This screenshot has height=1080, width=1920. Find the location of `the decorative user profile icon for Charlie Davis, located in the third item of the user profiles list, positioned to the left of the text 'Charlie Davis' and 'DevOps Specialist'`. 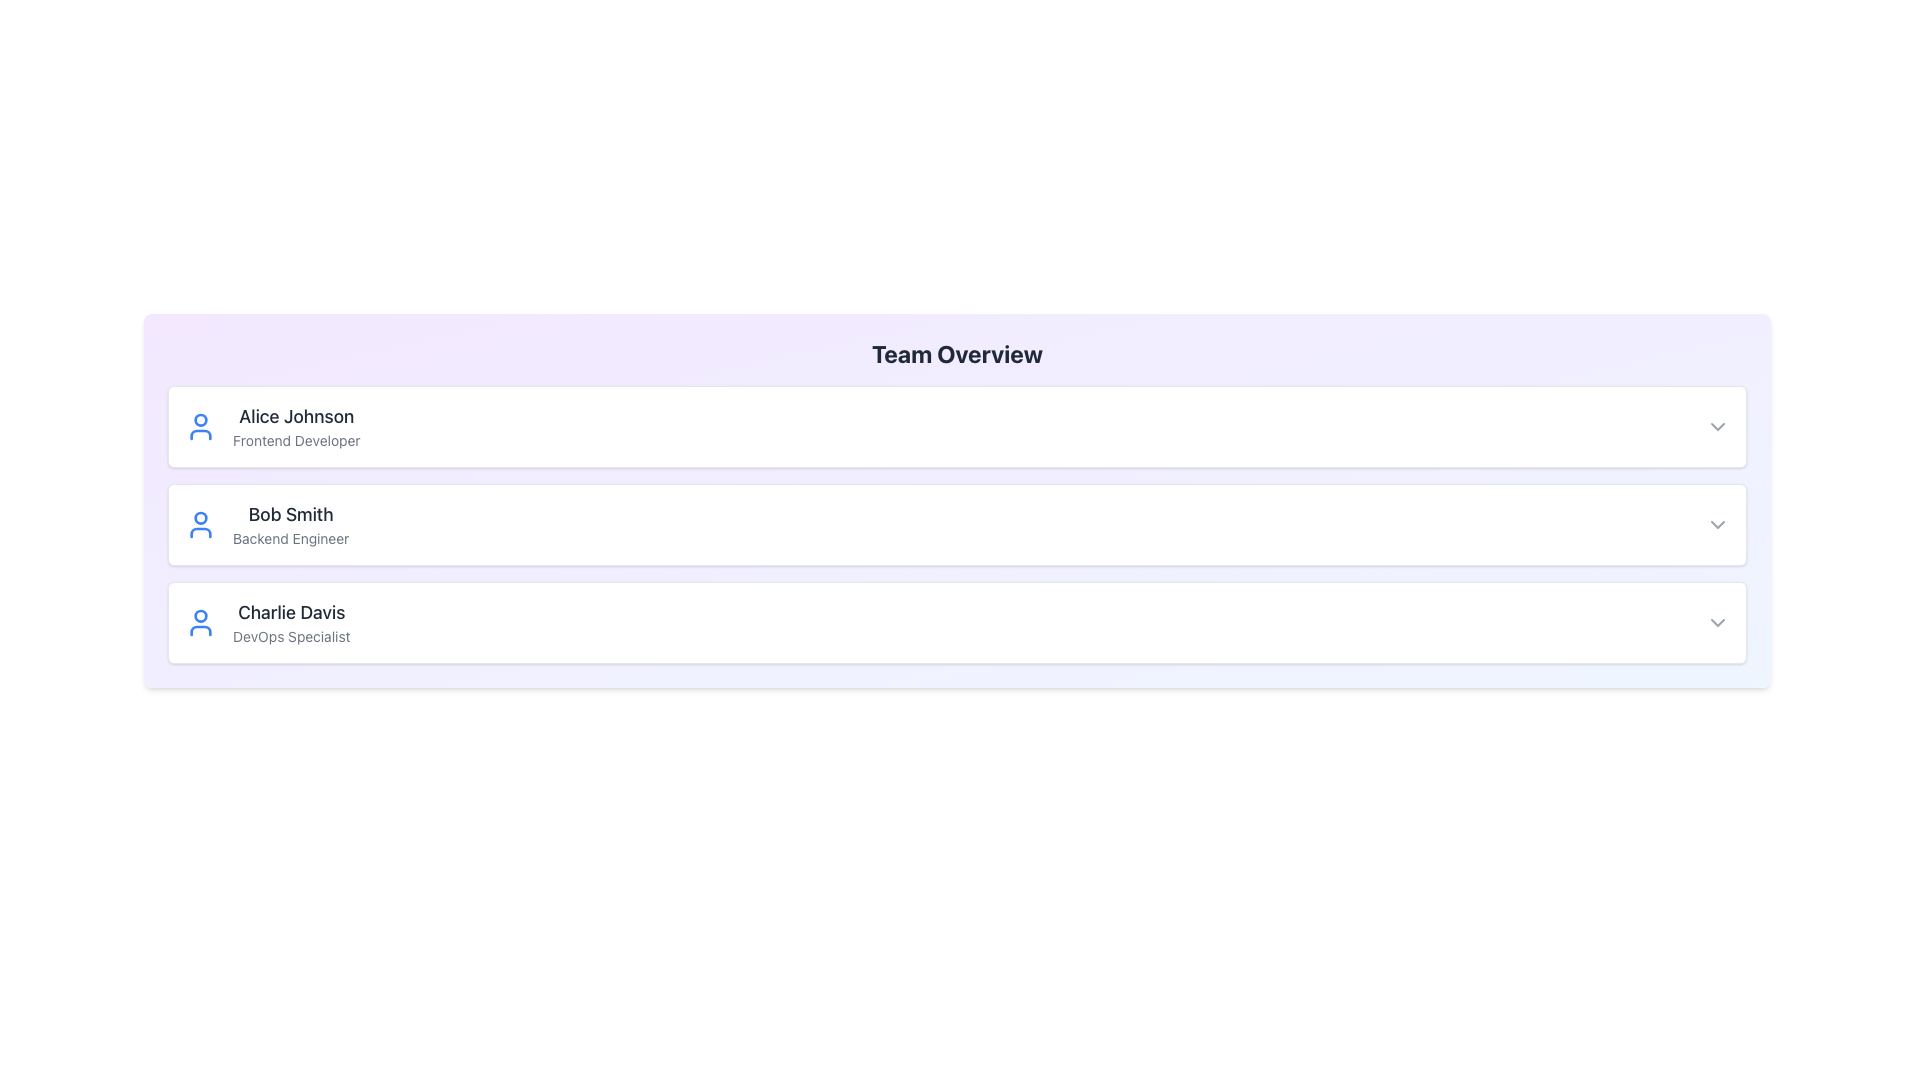

the decorative user profile icon for Charlie Davis, located in the third item of the user profiles list, positioned to the left of the text 'Charlie Davis' and 'DevOps Specialist' is located at coordinates (201, 622).